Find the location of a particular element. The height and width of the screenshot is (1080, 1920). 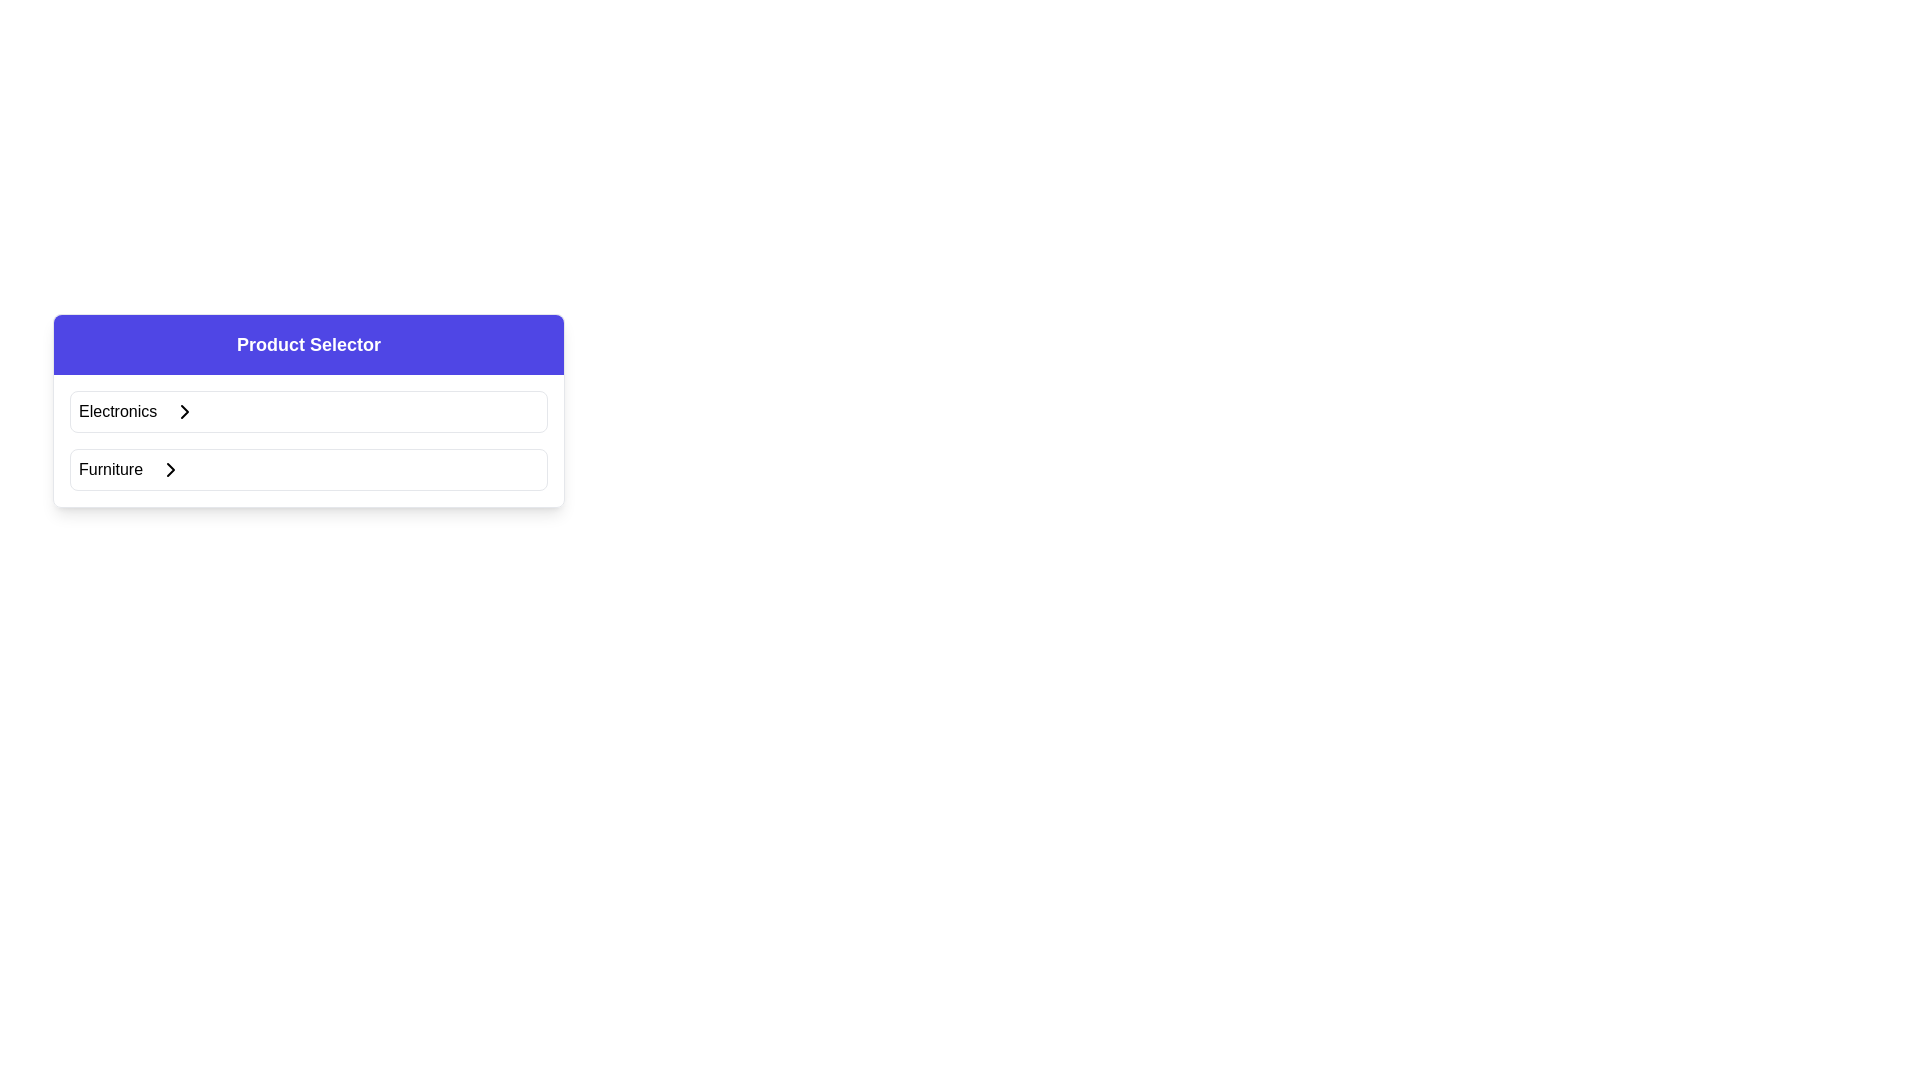

the Chevron icon located at the rightmost part of the 'Furniture' row under the 'Product Selector' section is located at coordinates (171, 470).